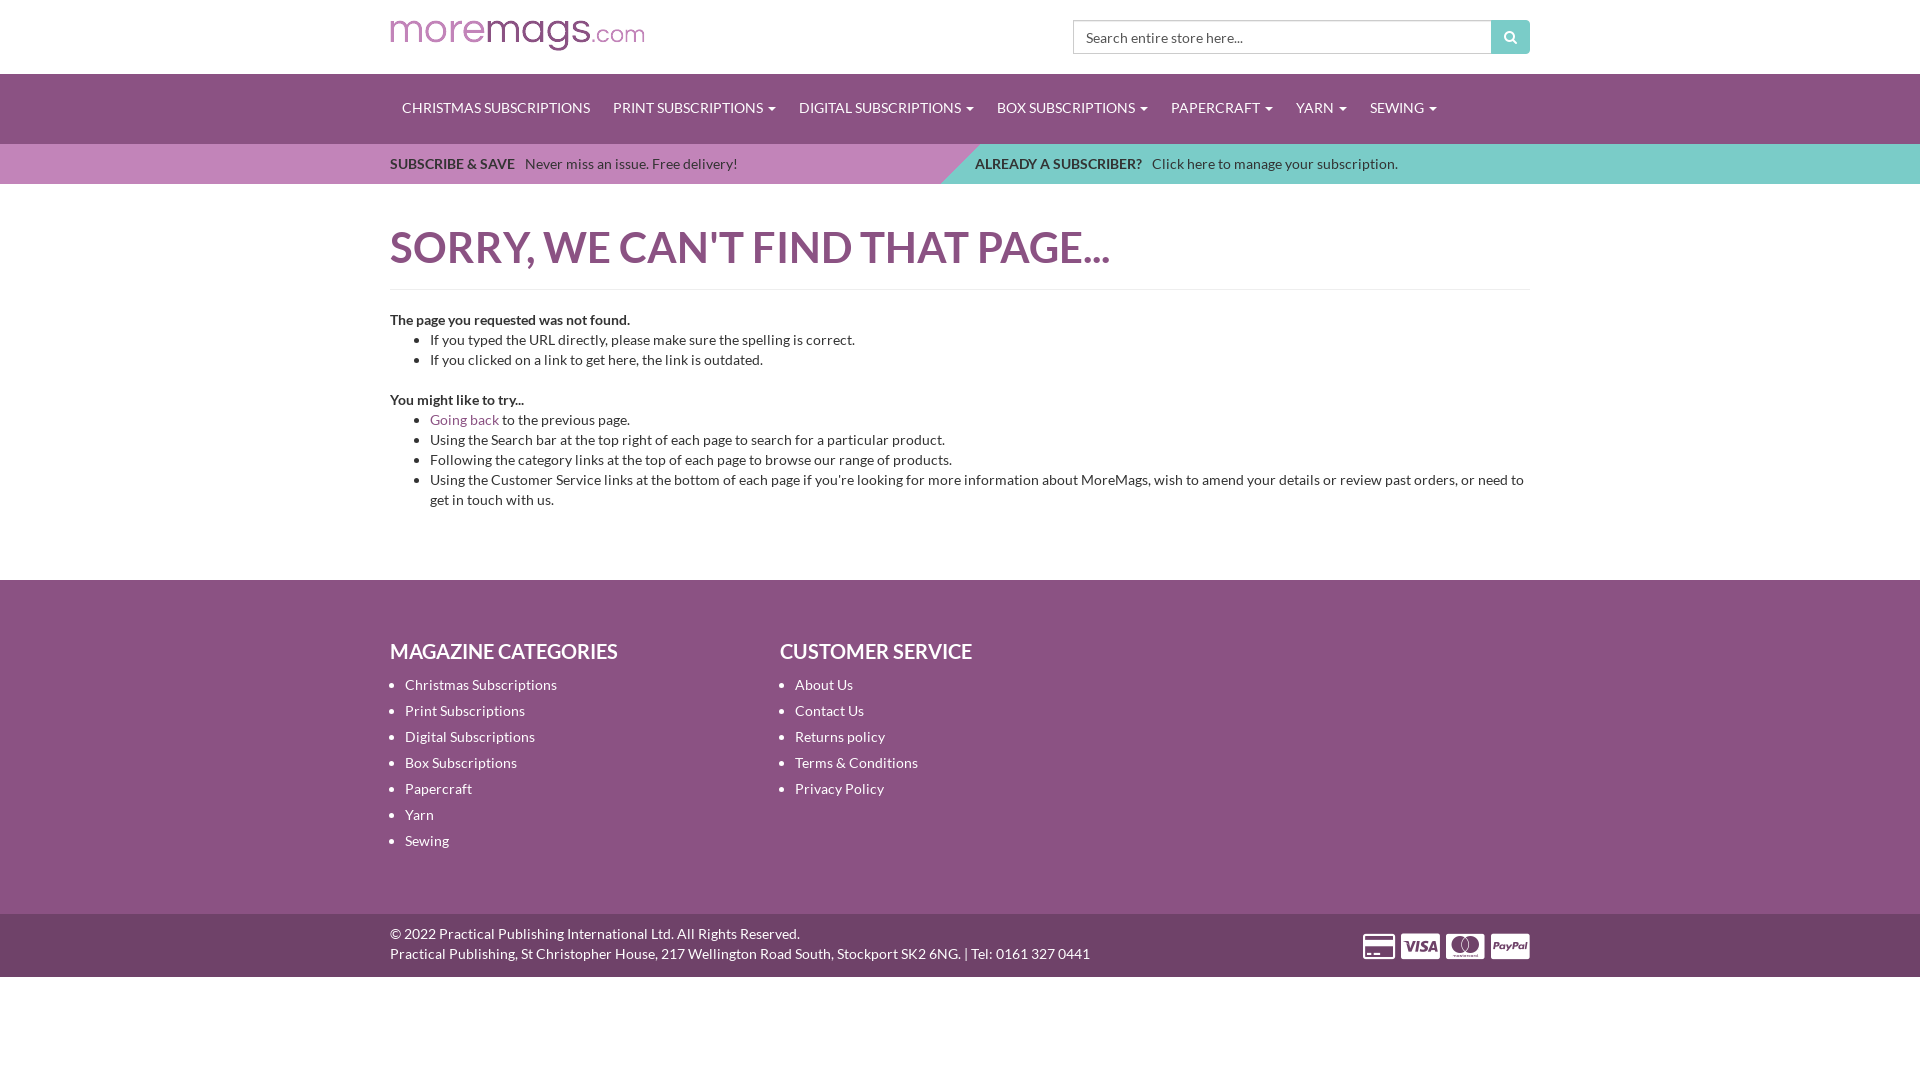 This screenshot has width=1920, height=1080. What do you see at coordinates (426, 840) in the screenshot?
I see `'Sewing'` at bounding box center [426, 840].